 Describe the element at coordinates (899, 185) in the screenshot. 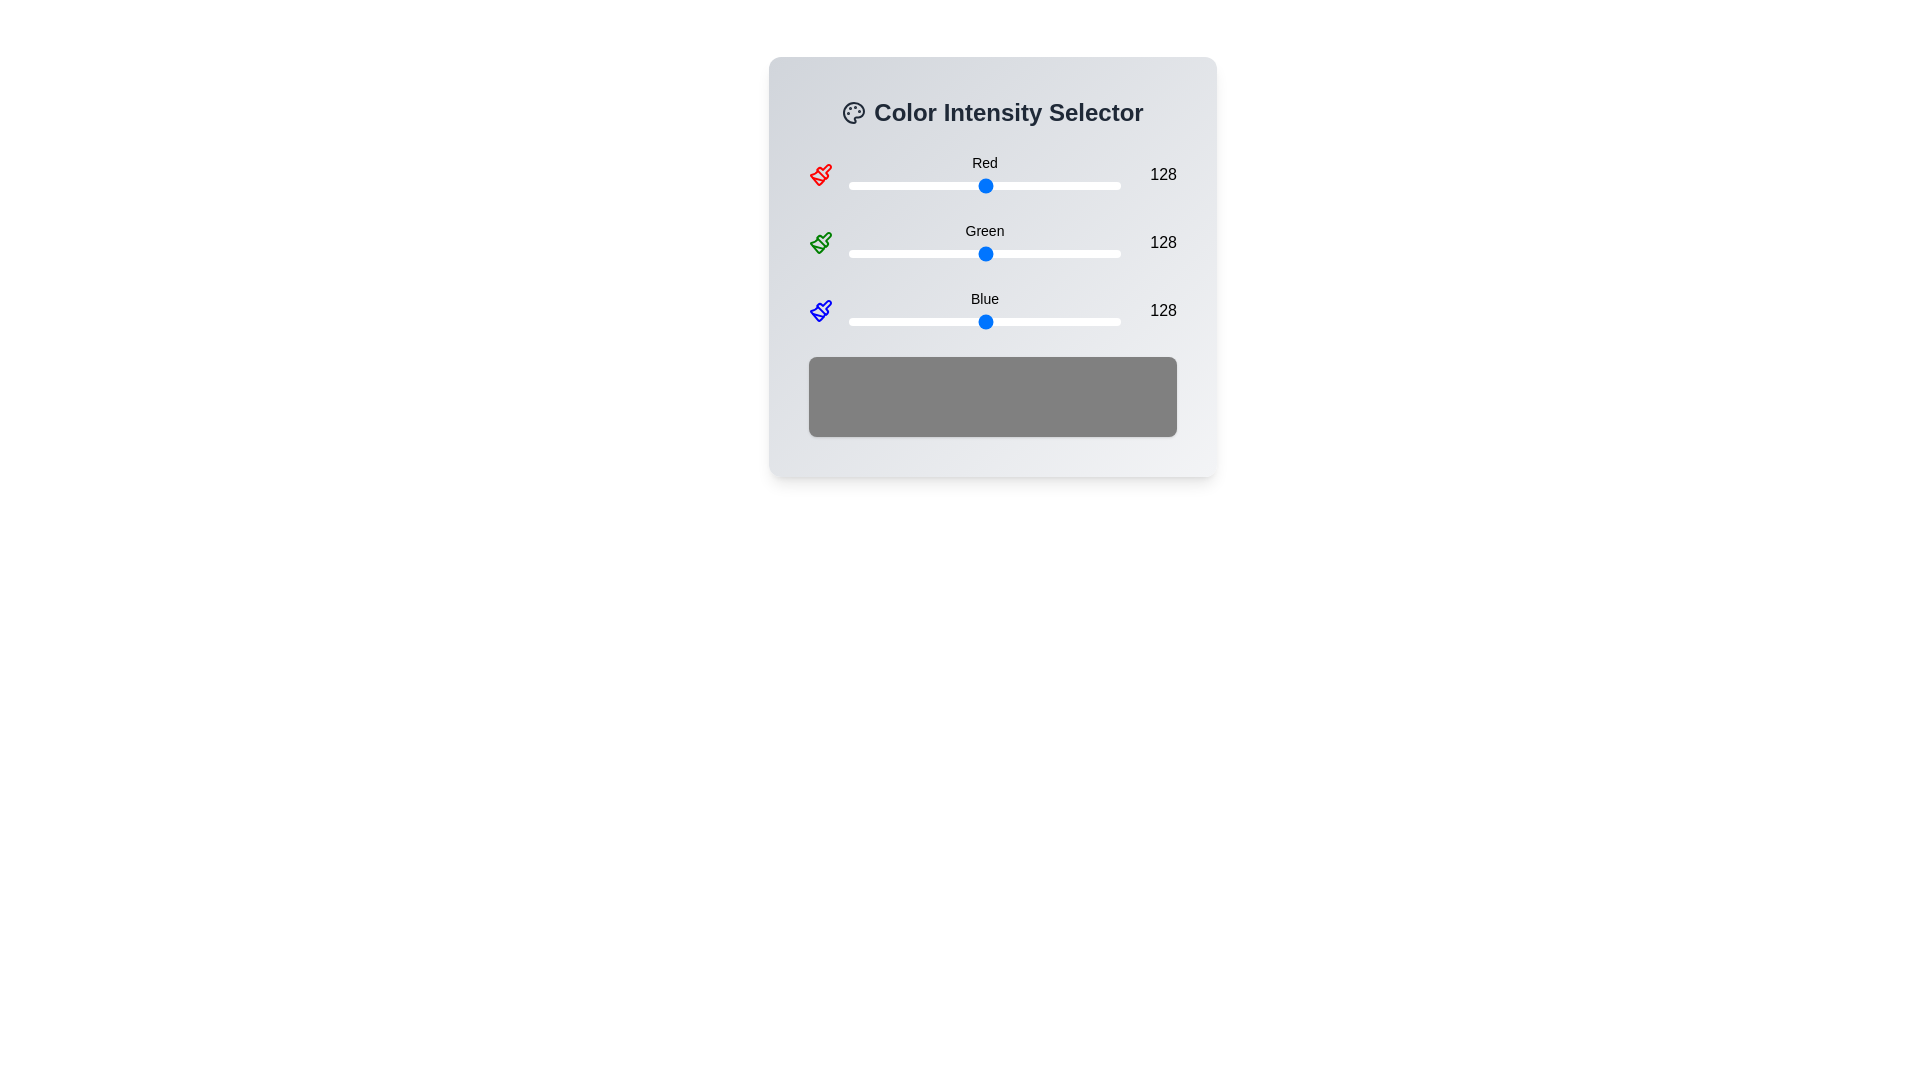

I see `the red color intensity` at that location.